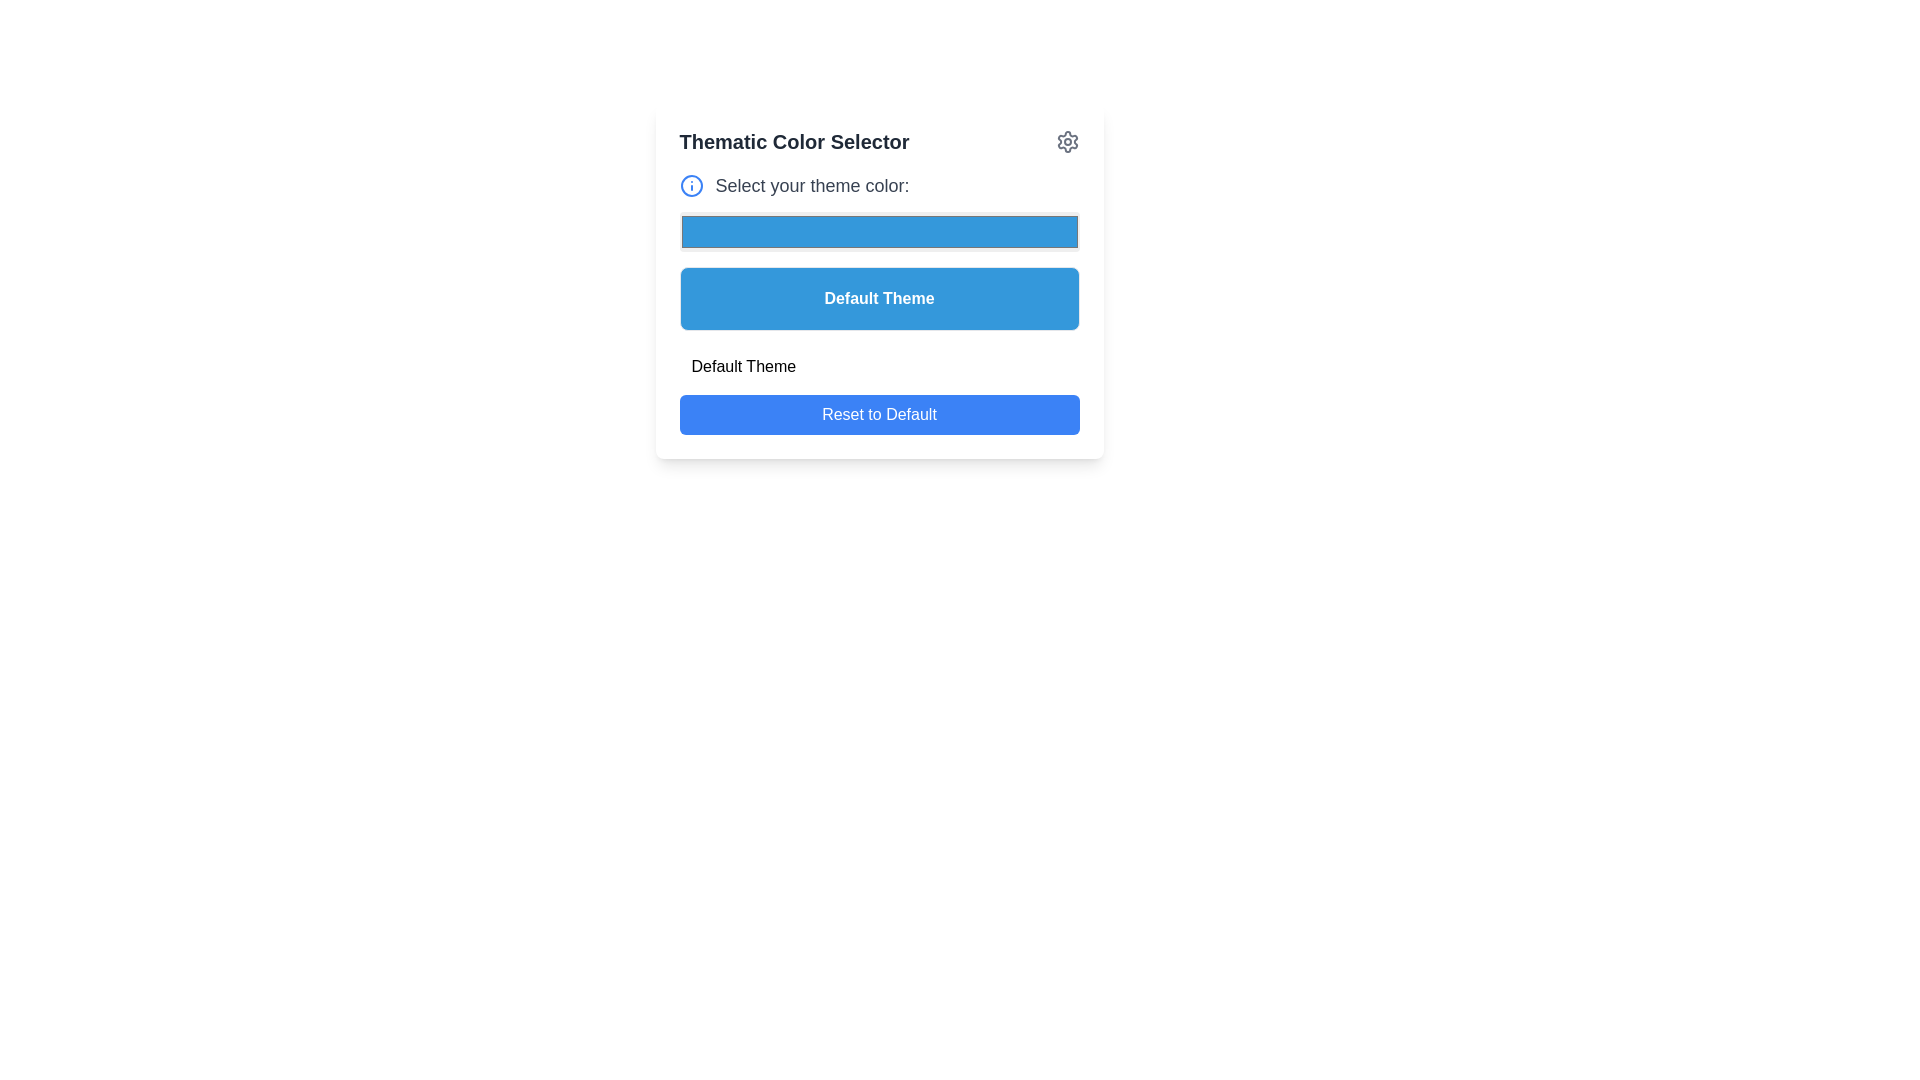 The width and height of the screenshot is (1920, 1080). Describe the element at coordinates (793, 141) in the screenshot. I see `the text label styled prominently with a large bold font reading 'Thematic Color Selector', which is located at the top of the thematic configuration panel` at that location.